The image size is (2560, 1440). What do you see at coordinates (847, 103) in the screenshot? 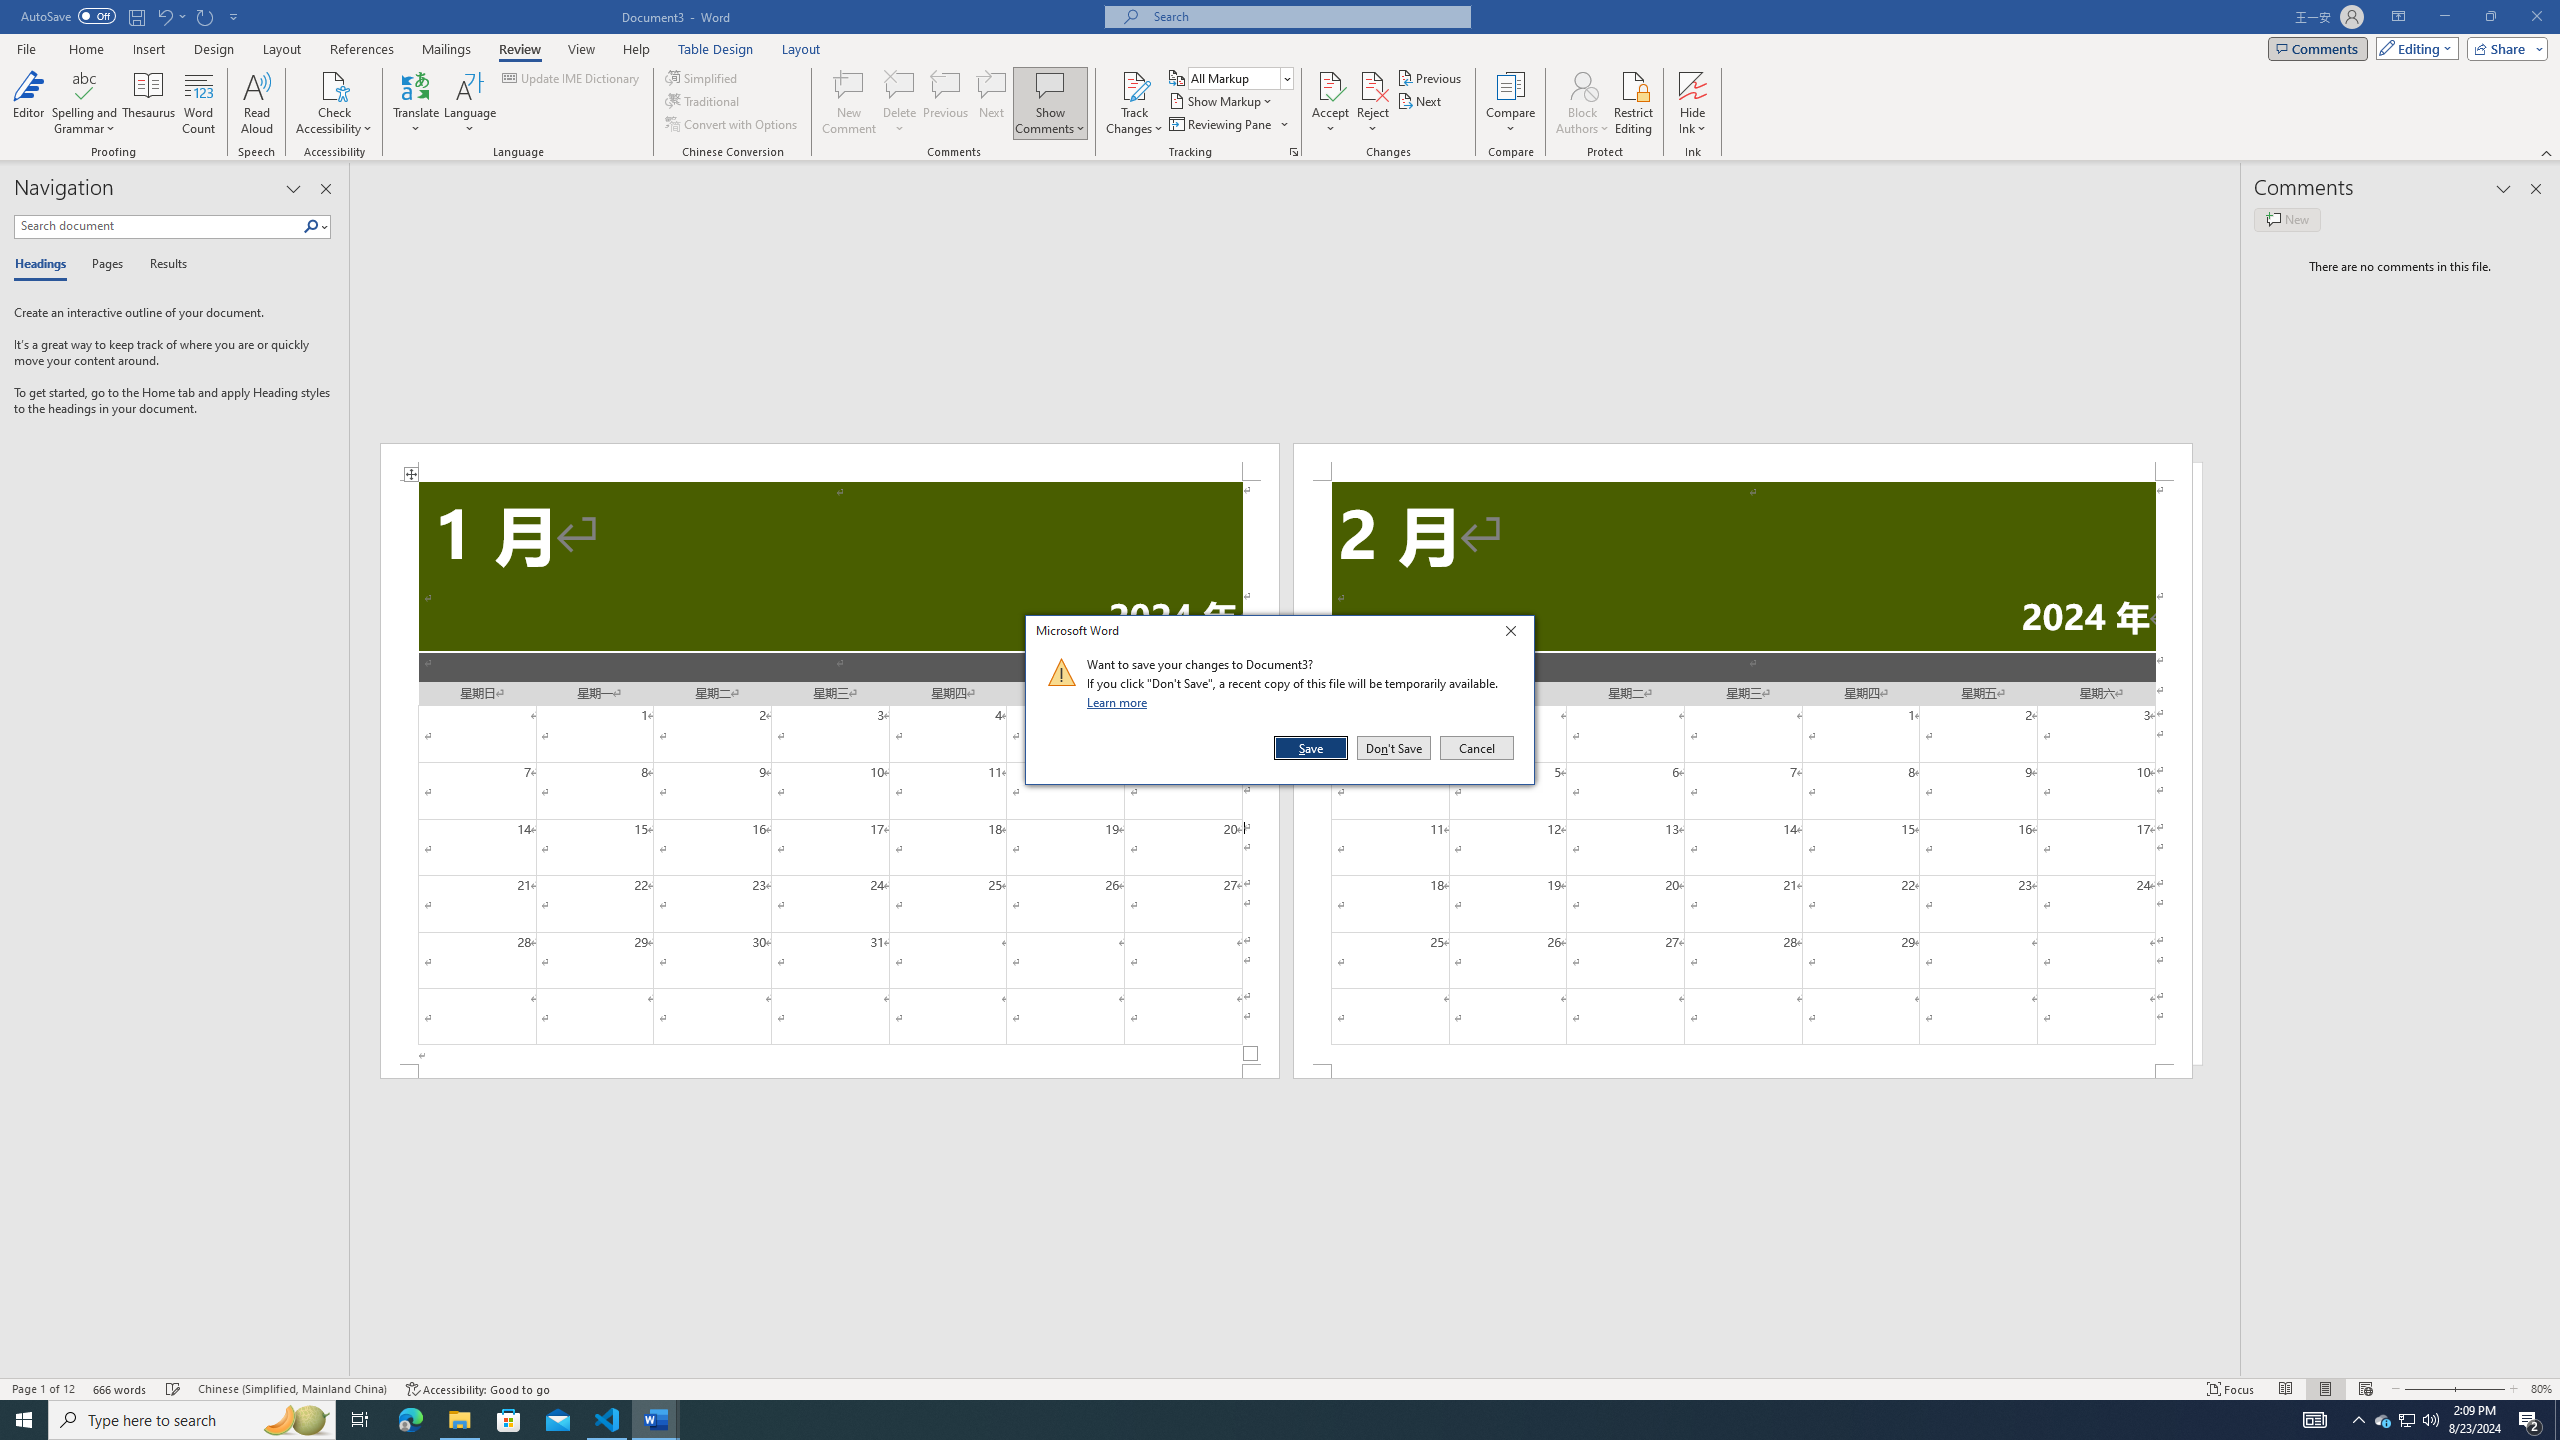
I see `'New Comment'` at bounding box center [847, 103].